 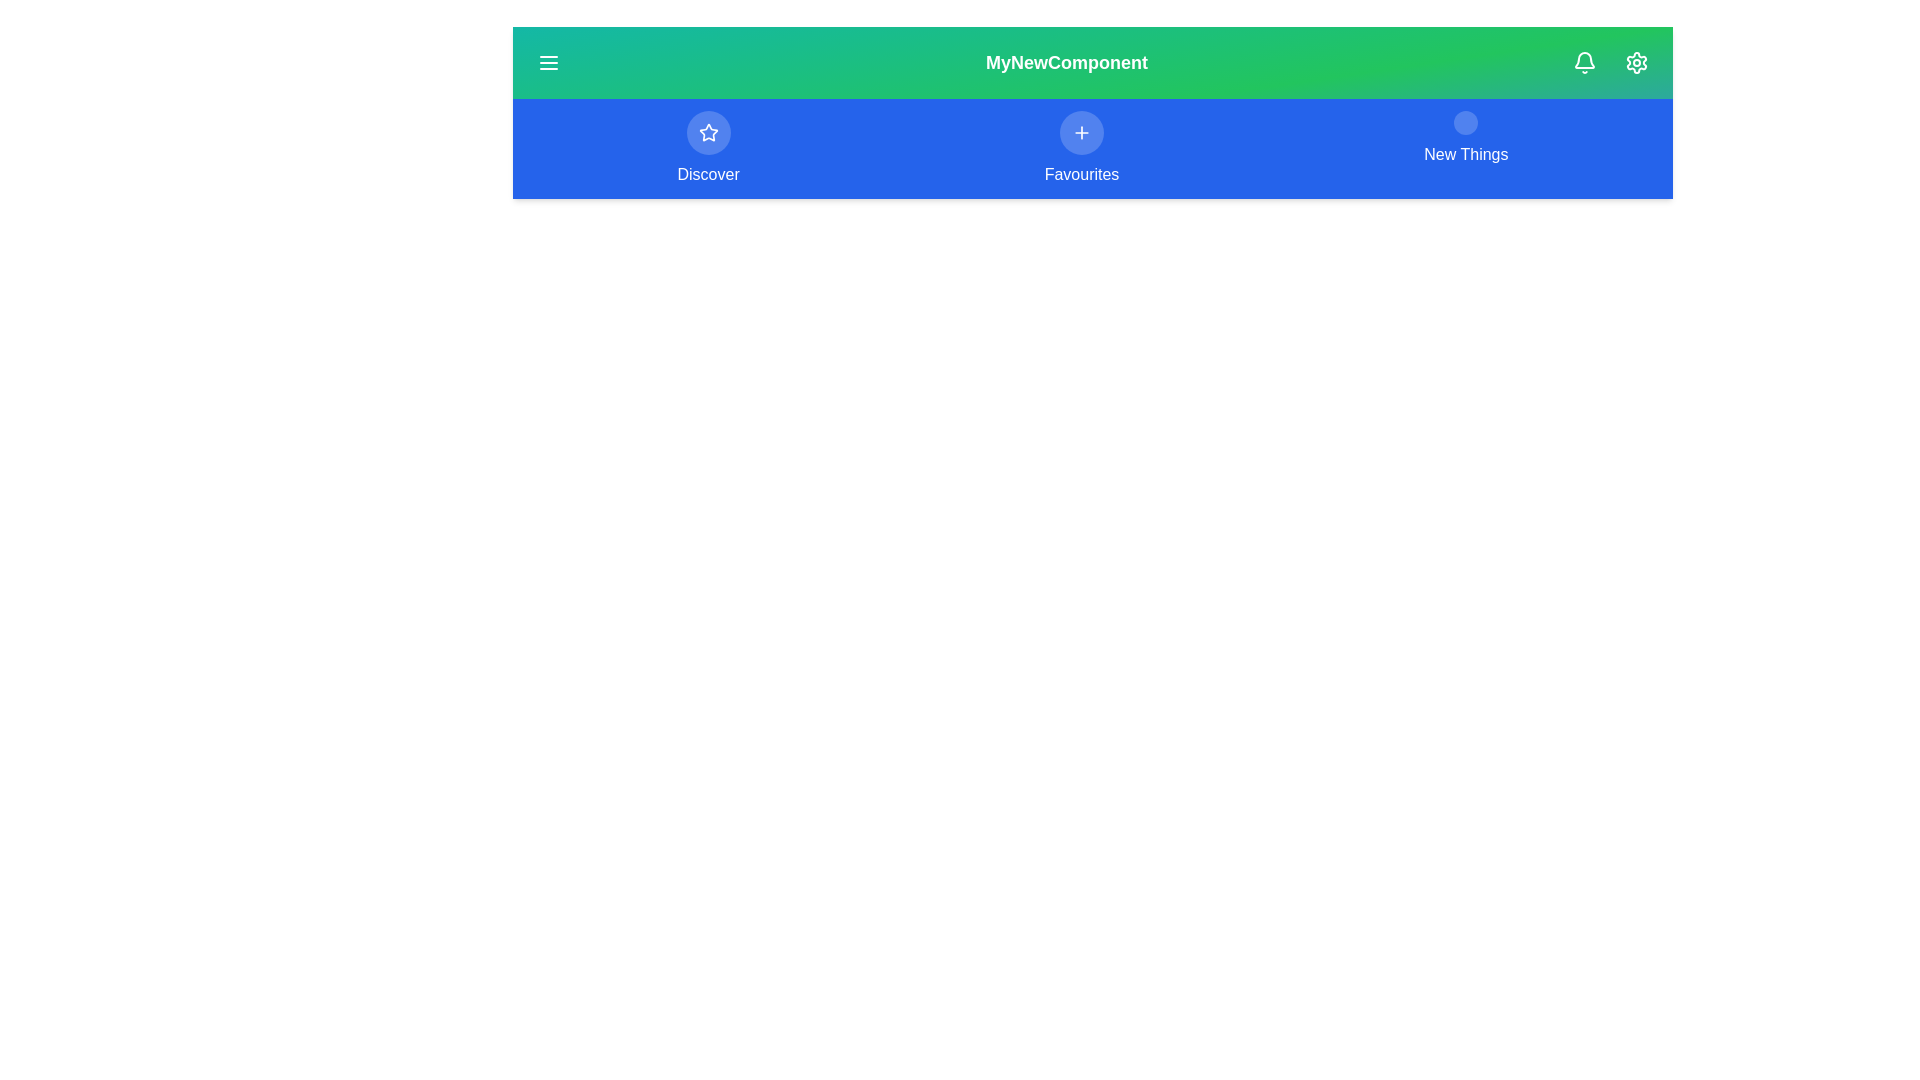 What do you see at coordinates (548, 61) in the screenshot?
I see `menu icon to toggle the menu visibility` at bounding box center [548, 61].